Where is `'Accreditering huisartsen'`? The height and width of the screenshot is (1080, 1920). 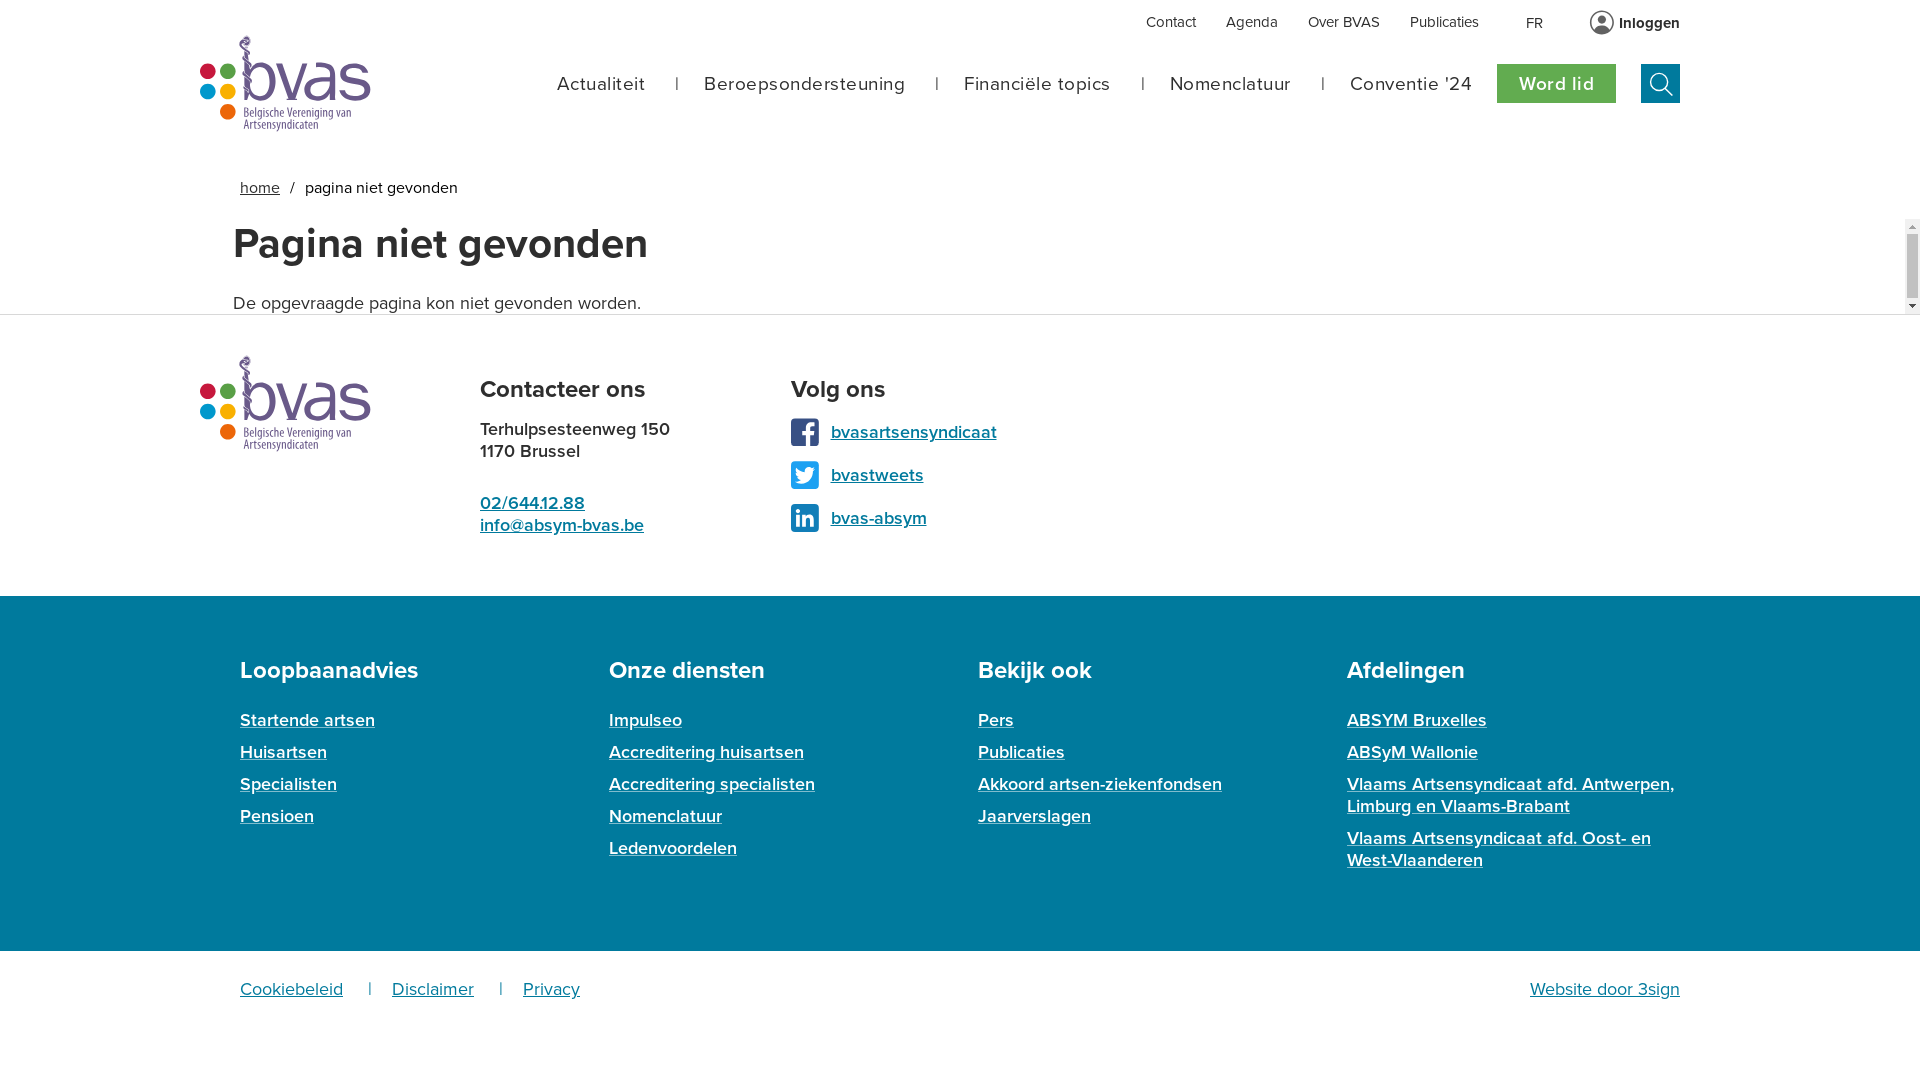
'Accreditering huisartsen' is located at coordinates (706, 752).